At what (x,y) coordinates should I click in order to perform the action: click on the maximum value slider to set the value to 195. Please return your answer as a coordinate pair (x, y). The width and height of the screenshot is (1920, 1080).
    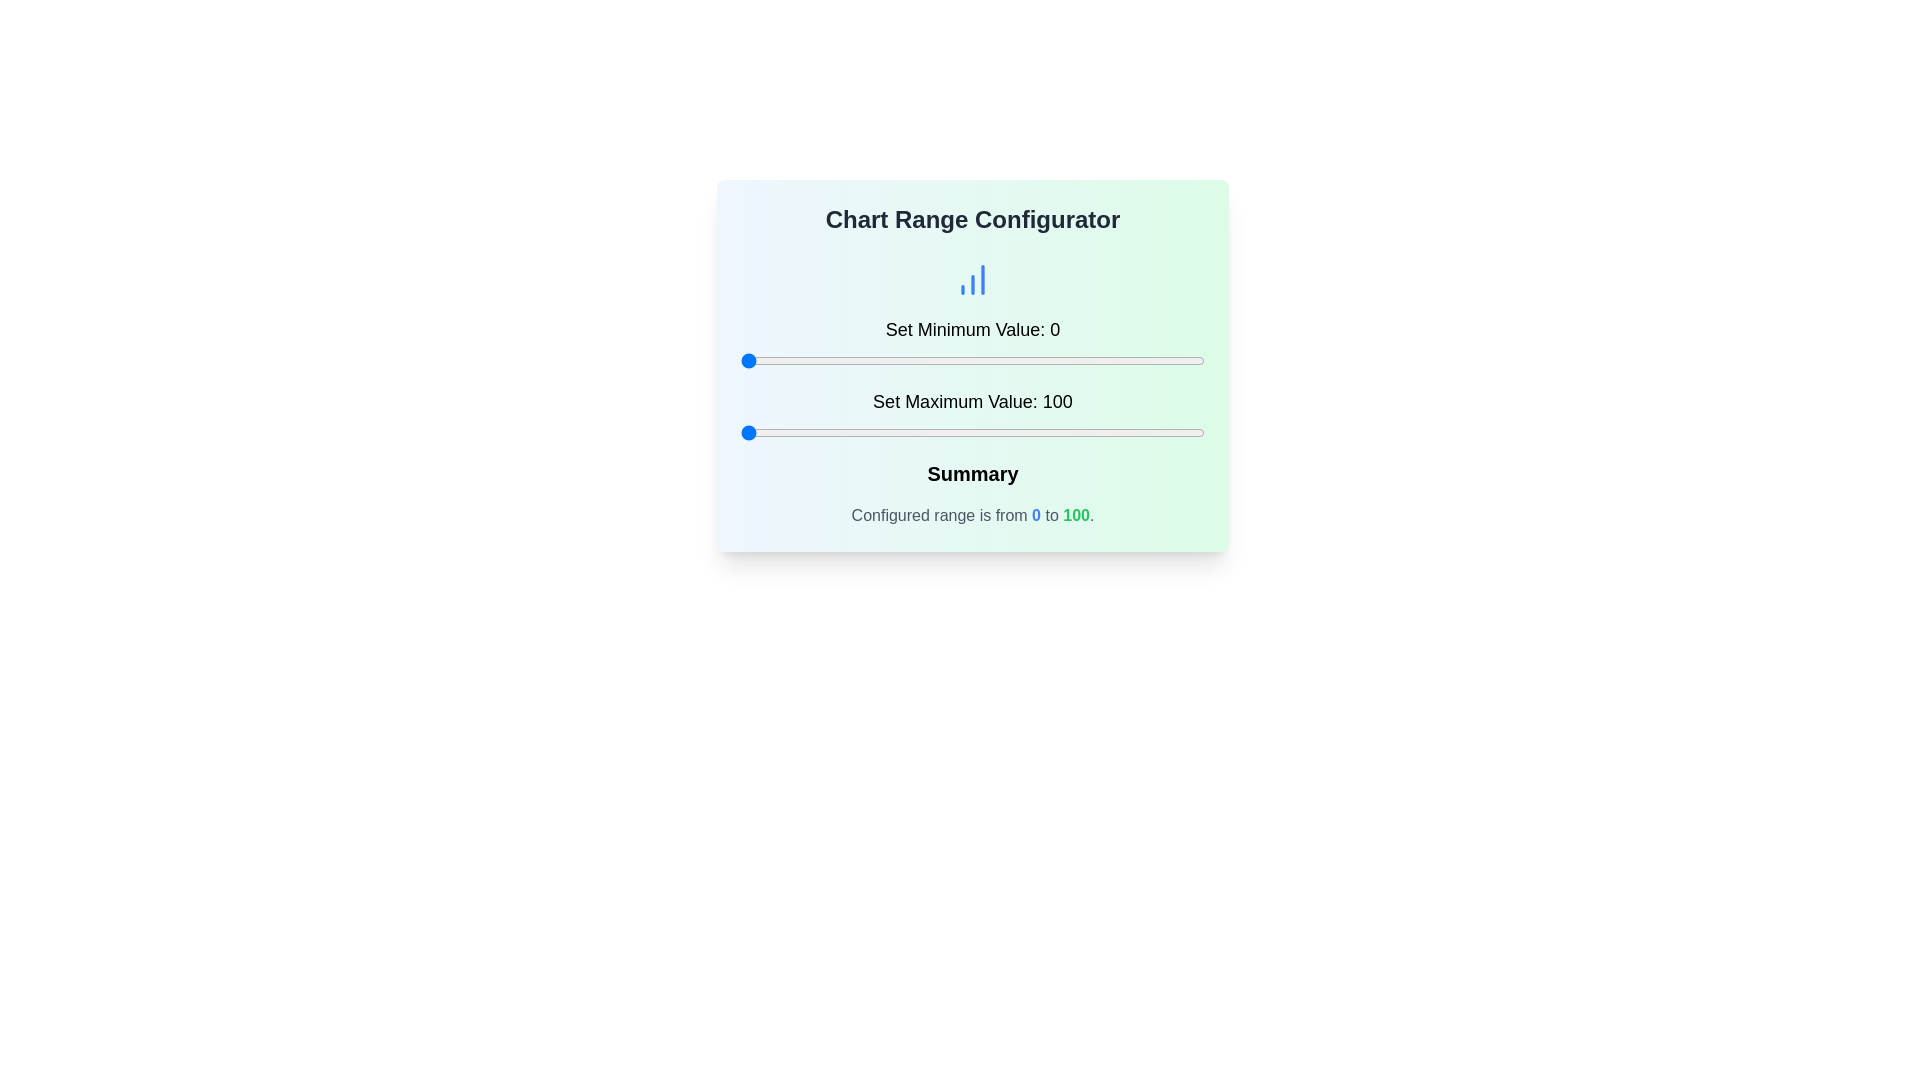
    Looking at the image, I should click on (1181, 431).